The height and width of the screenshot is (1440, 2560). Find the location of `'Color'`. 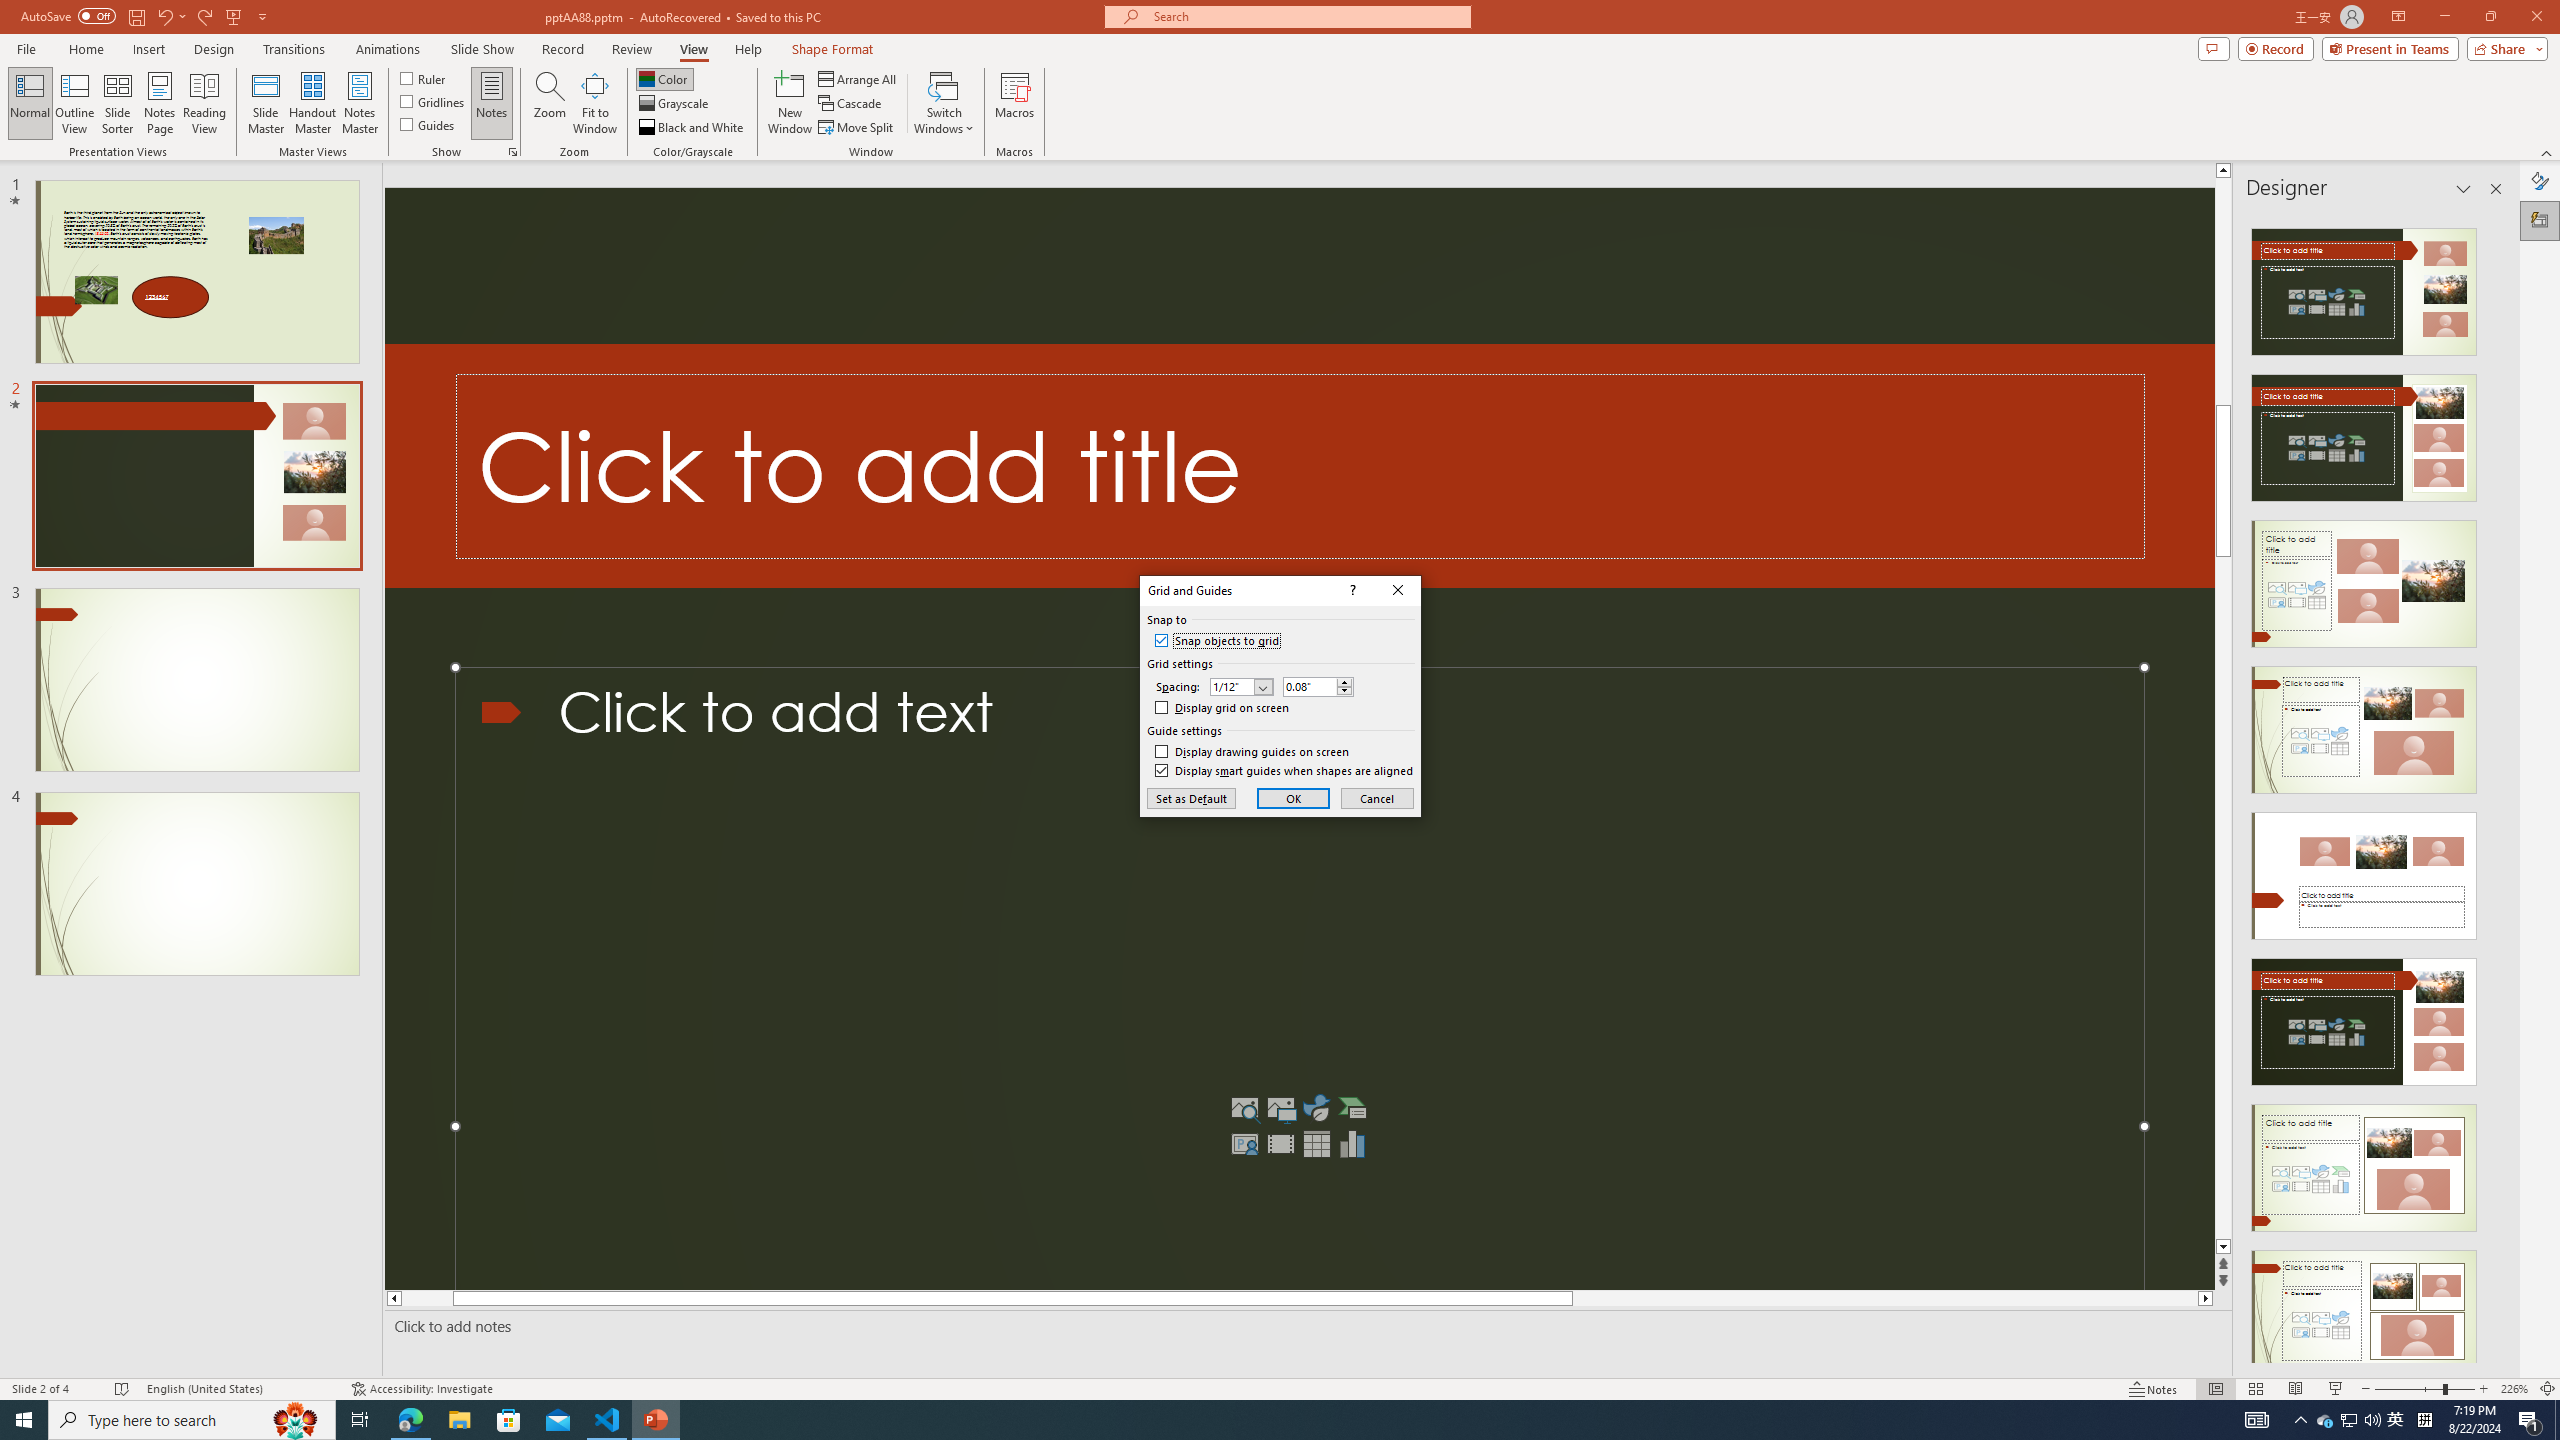

'Color' is located at coordinates (664, 78).